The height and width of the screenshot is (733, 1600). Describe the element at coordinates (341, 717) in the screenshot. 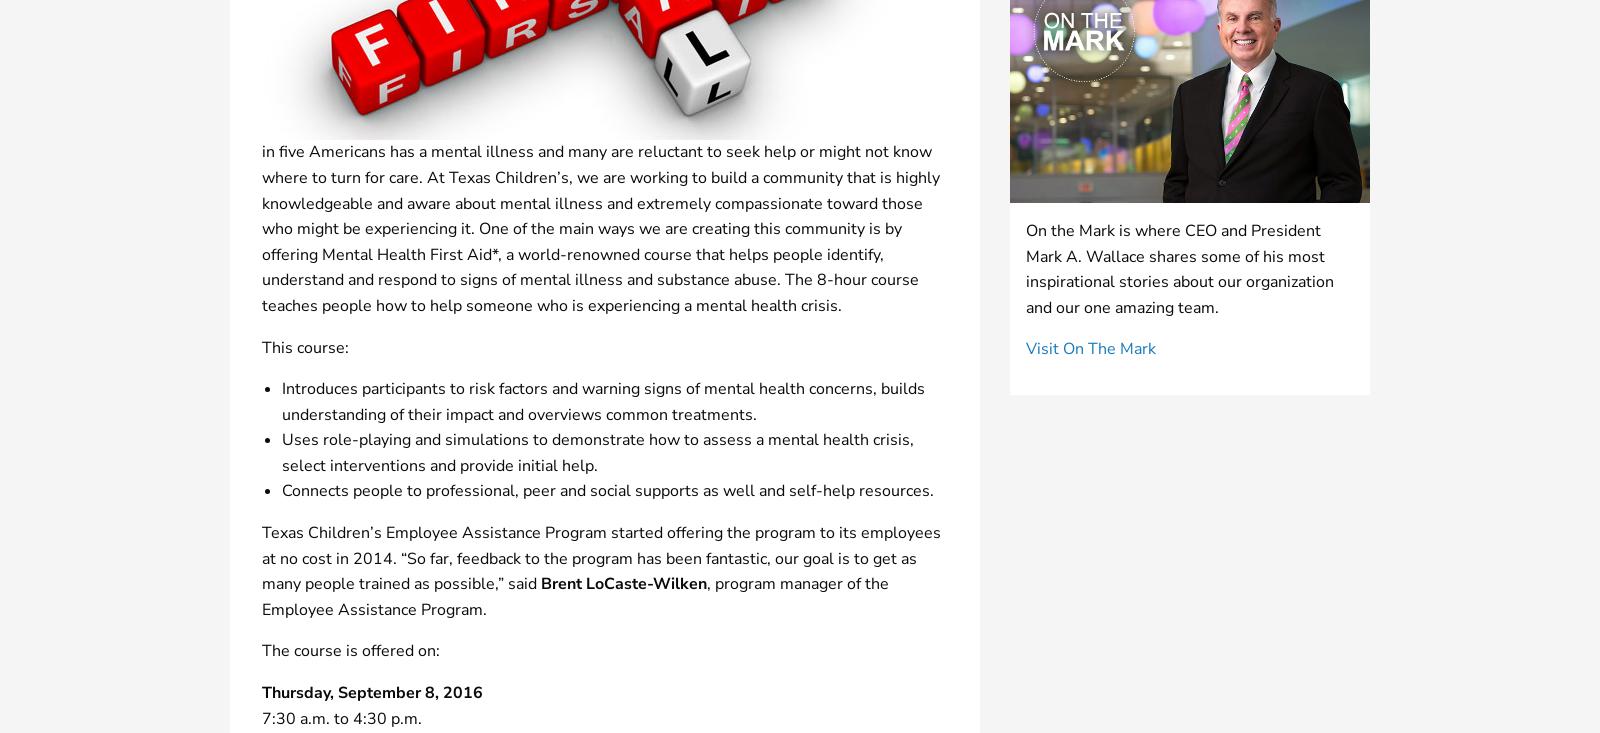

I see `'7:30 a.m. to 4:30 p.m.'` at that location.